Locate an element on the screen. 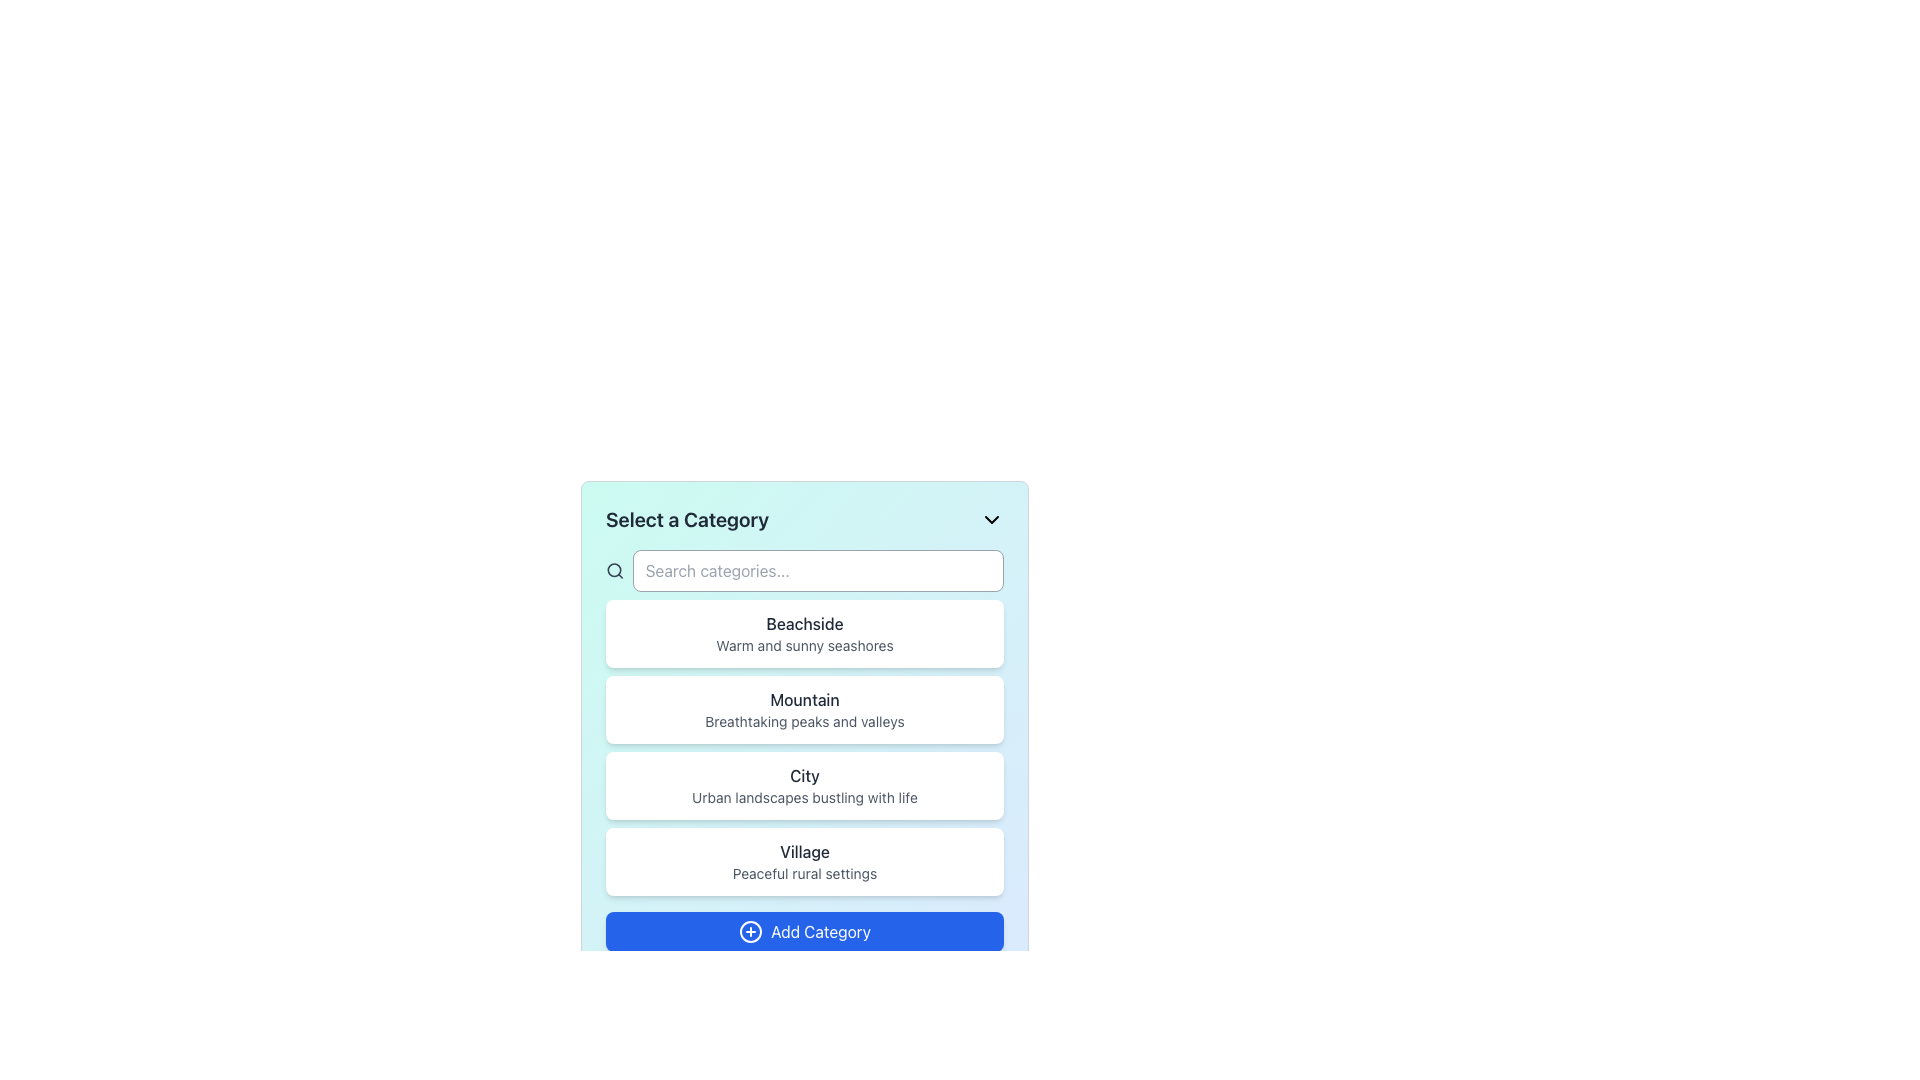 This screenshot has width=1920, height=1080. the circular graphical component within the SVG that represents the search icon located at the top-left corner of the 'Search categories...' input field is located at coordinates (613, 570).